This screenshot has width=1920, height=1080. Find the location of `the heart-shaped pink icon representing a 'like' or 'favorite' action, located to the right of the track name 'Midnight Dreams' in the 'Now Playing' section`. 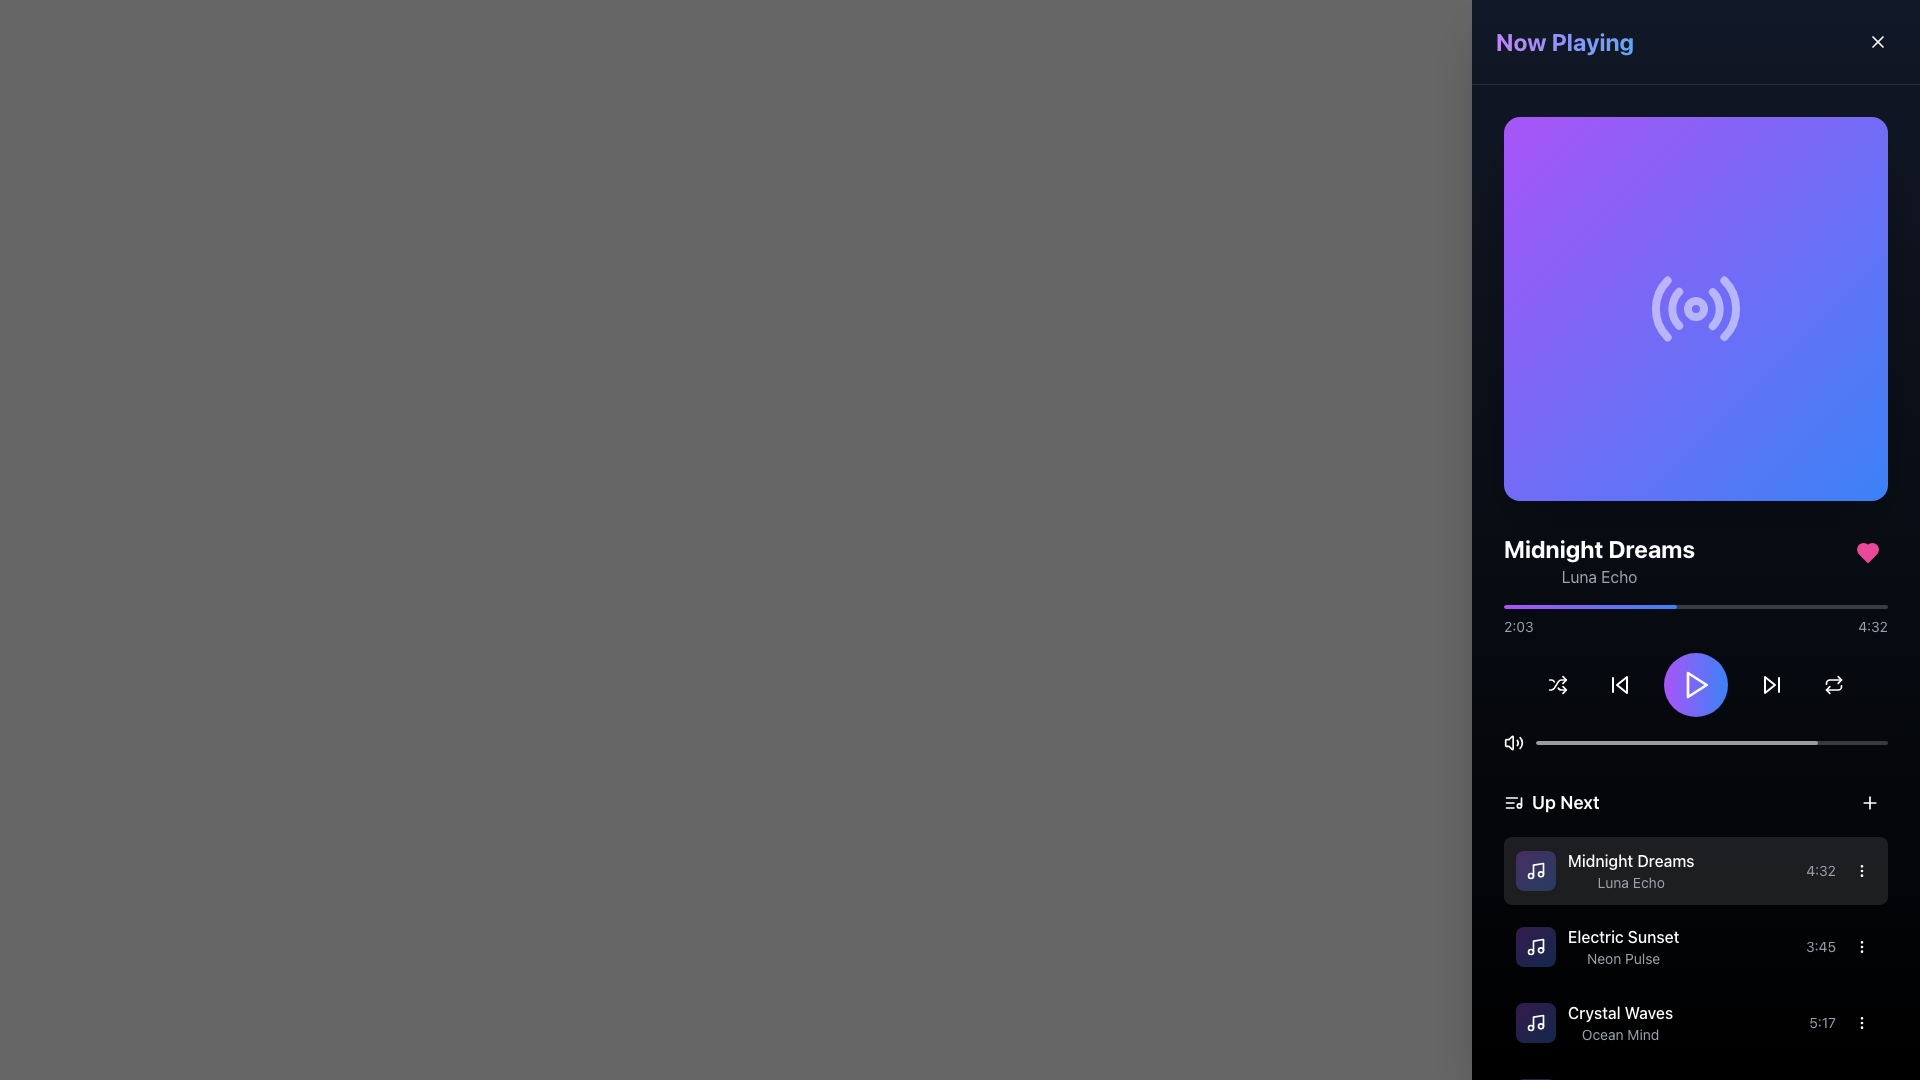

the heart-shaped pink icon representing a 'like' or 'favorite' action, located to the right of the track name 'Midnight Dreams' in the 'Now Playing' section is located at coordinates (1866, 552).